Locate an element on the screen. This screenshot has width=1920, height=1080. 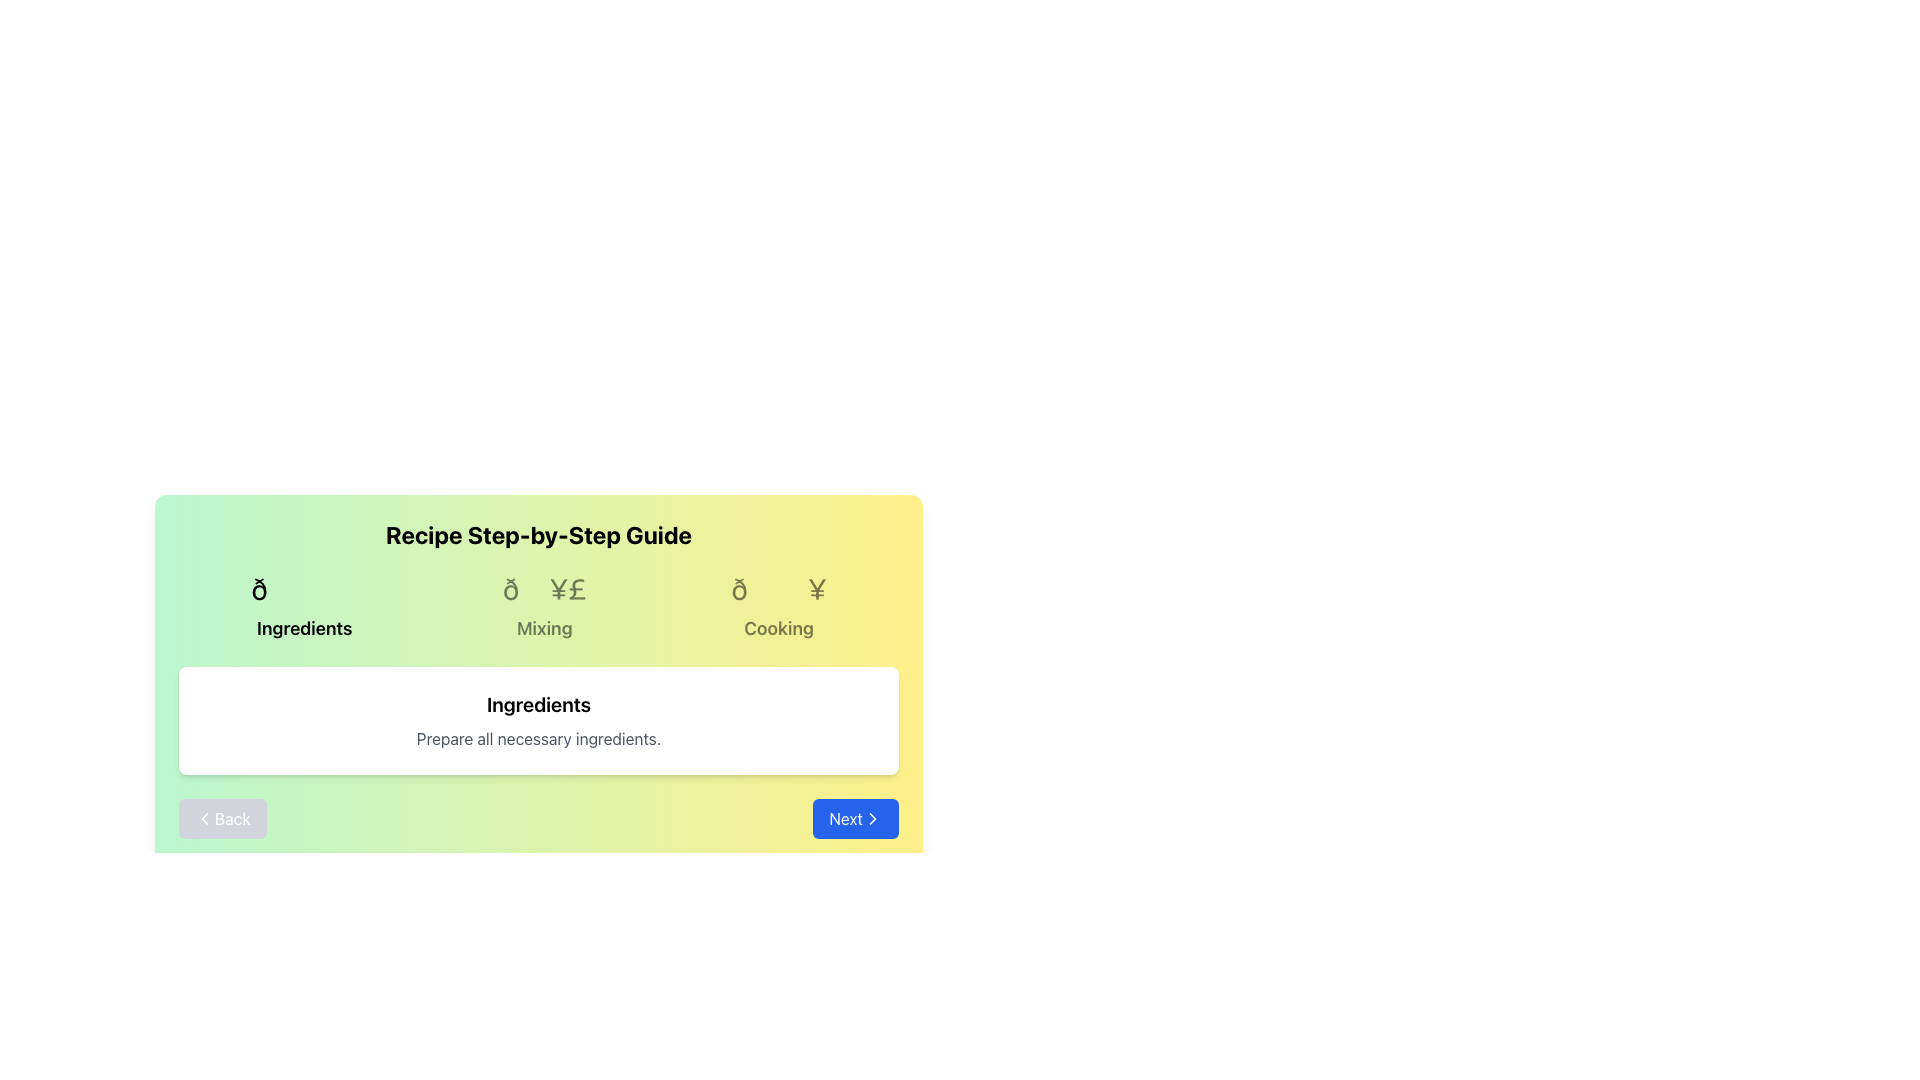
static text label at the center of the gradient background card, which serves as the title or heading for the recipe content is located at coordinates (538, 534).